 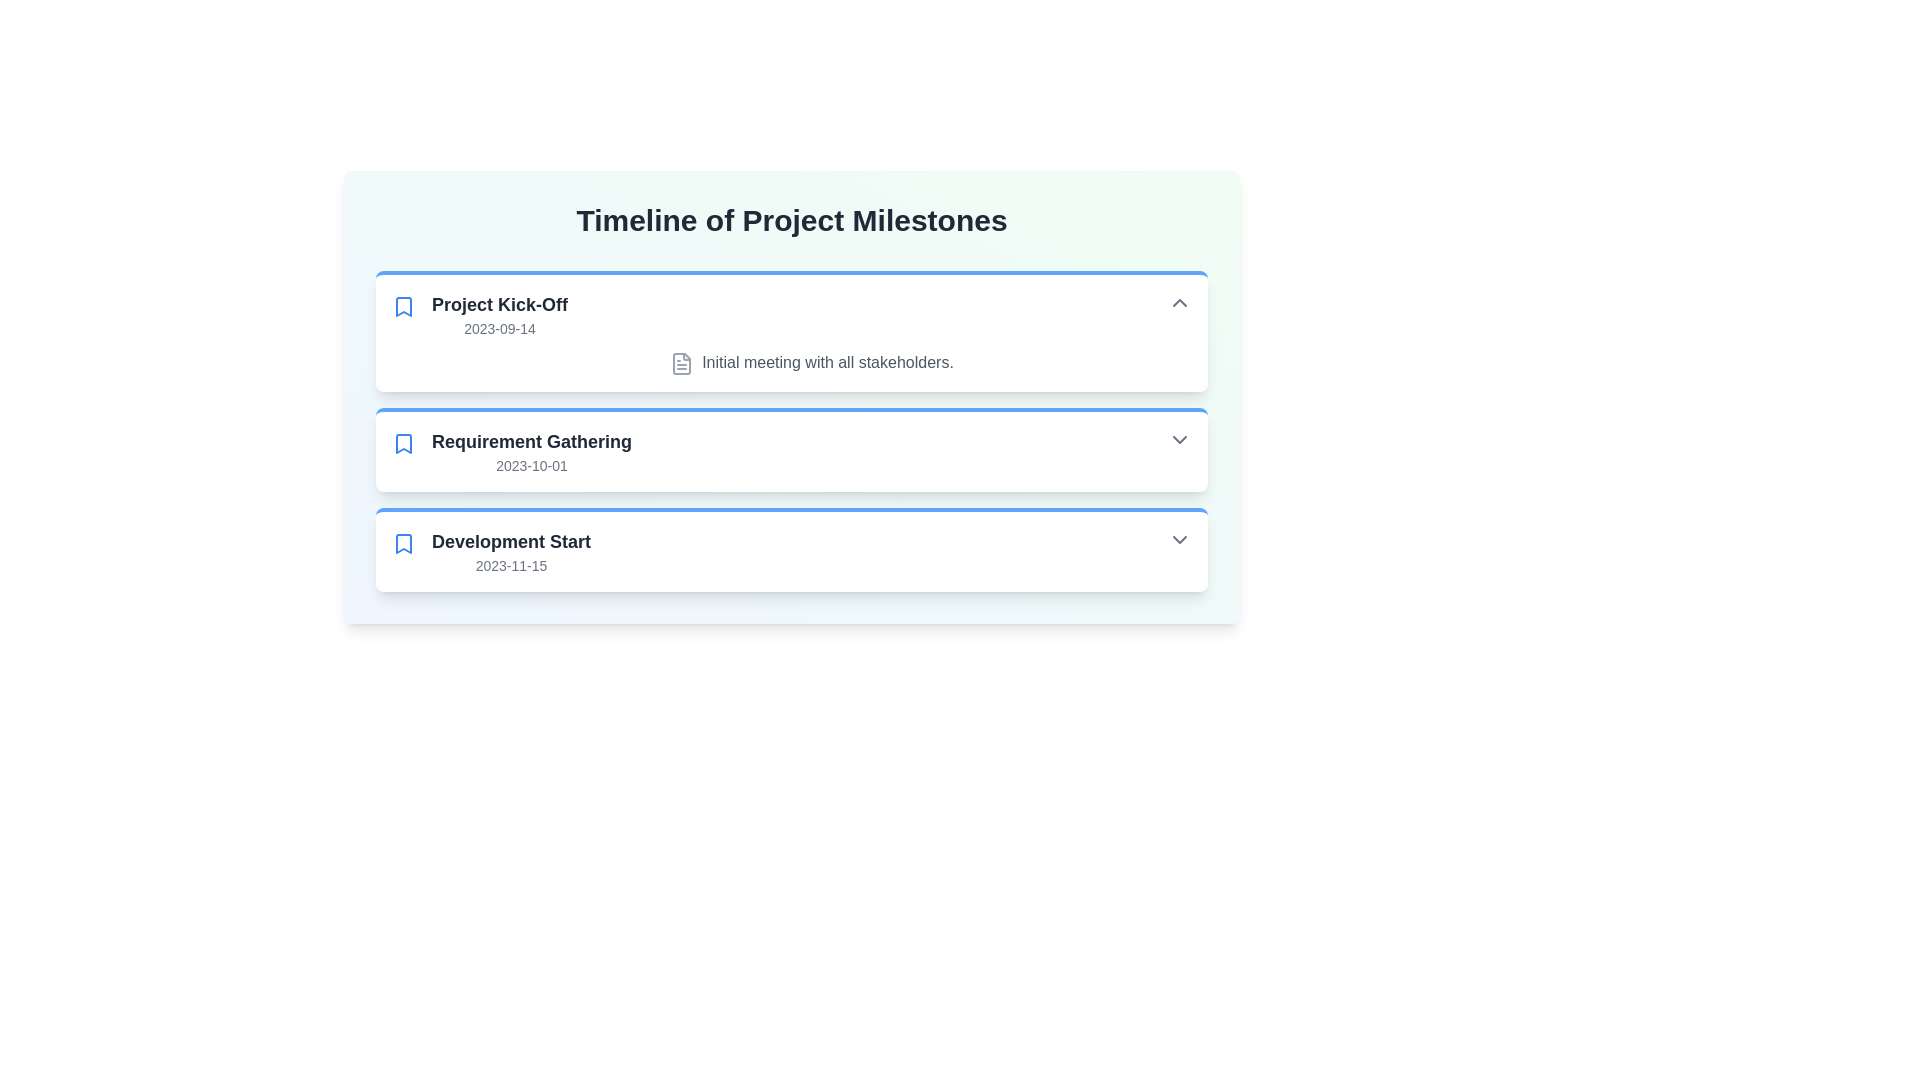 I want to click on the SVG document icon located next to the text 'Initial meeting with all stakeholders.' in the description section under the 'Project Kick-Off' milestone, so click(x=681, y=362).